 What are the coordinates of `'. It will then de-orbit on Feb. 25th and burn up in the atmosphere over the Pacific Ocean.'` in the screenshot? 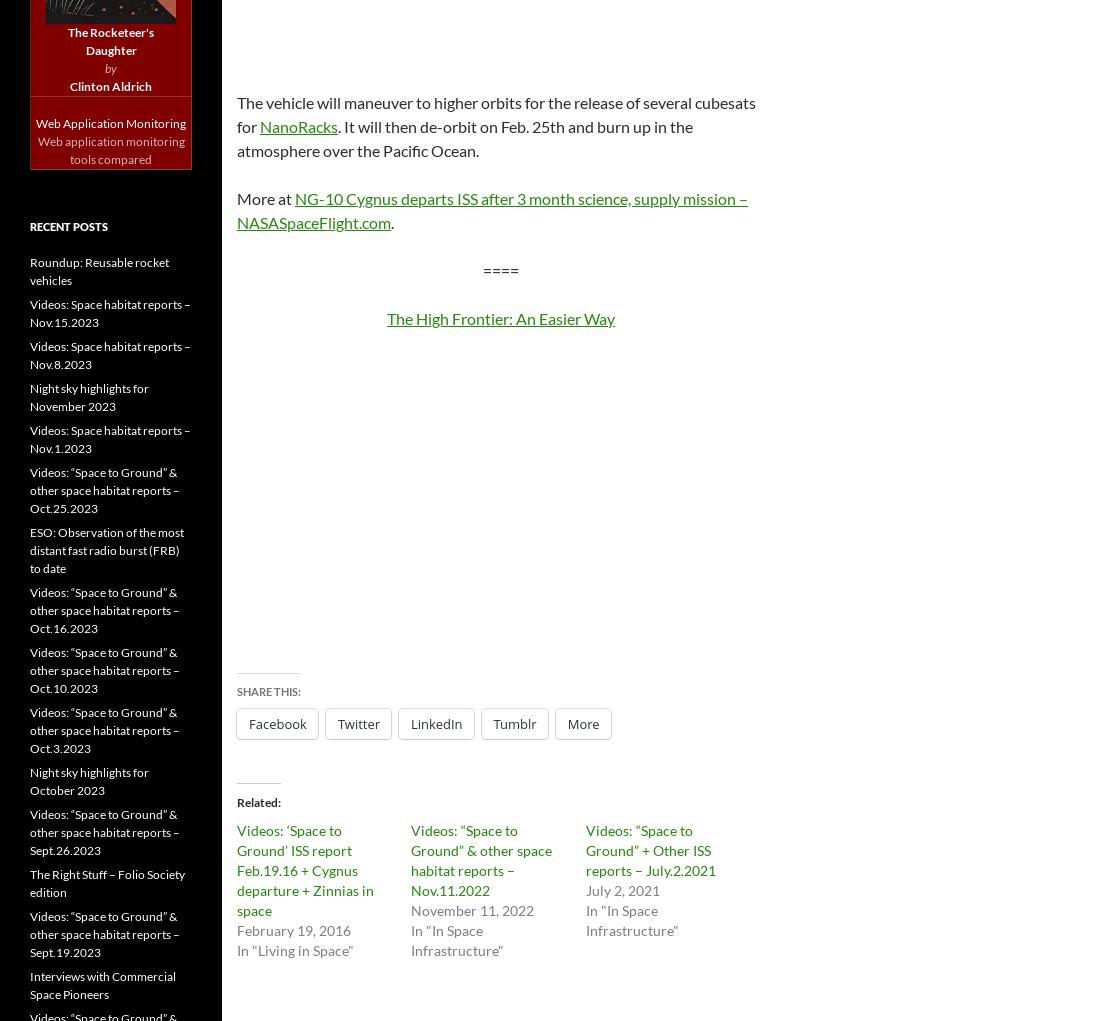 It's located at (463, 137).